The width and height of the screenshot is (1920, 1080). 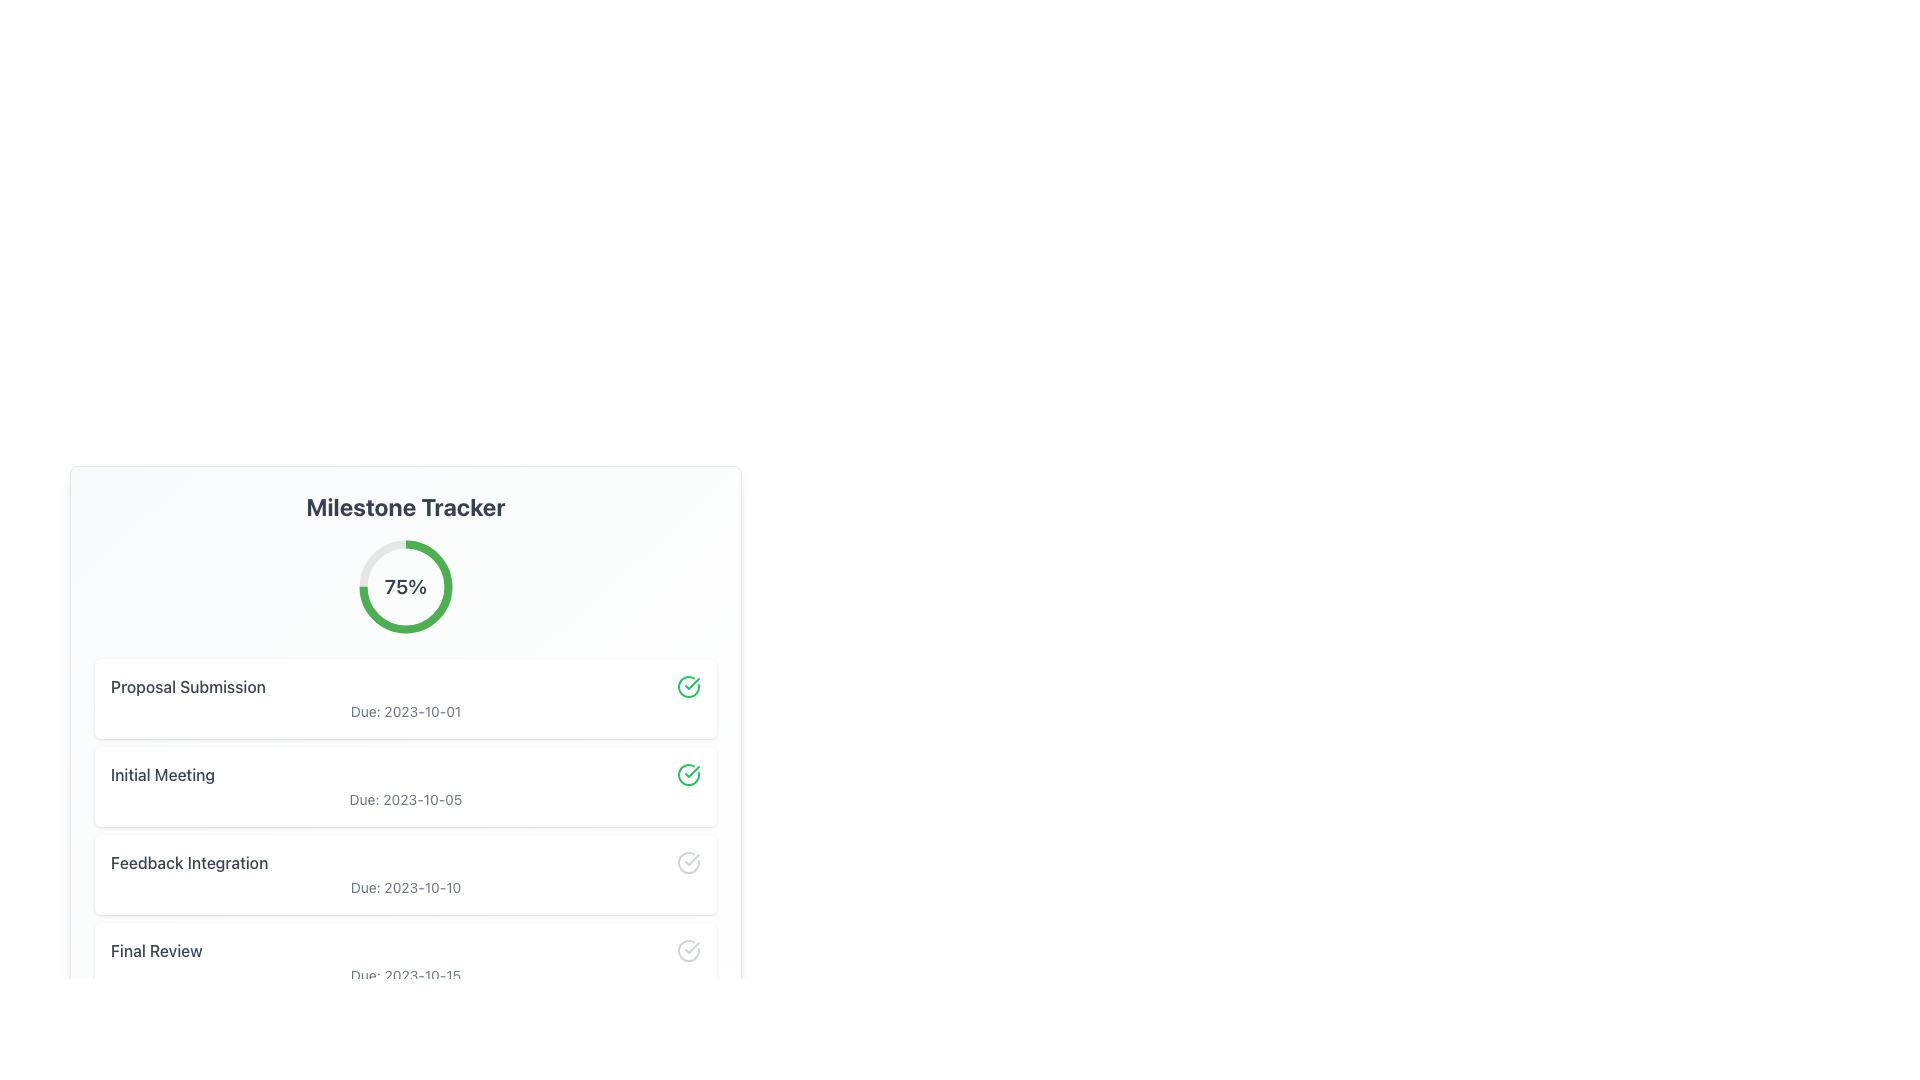 What do you see at coordinates (689, 685) in the screenshot?
I see `the completion indicator icon for the 'Proposal Submission' milestone, located` at bounding box center [689, 685].